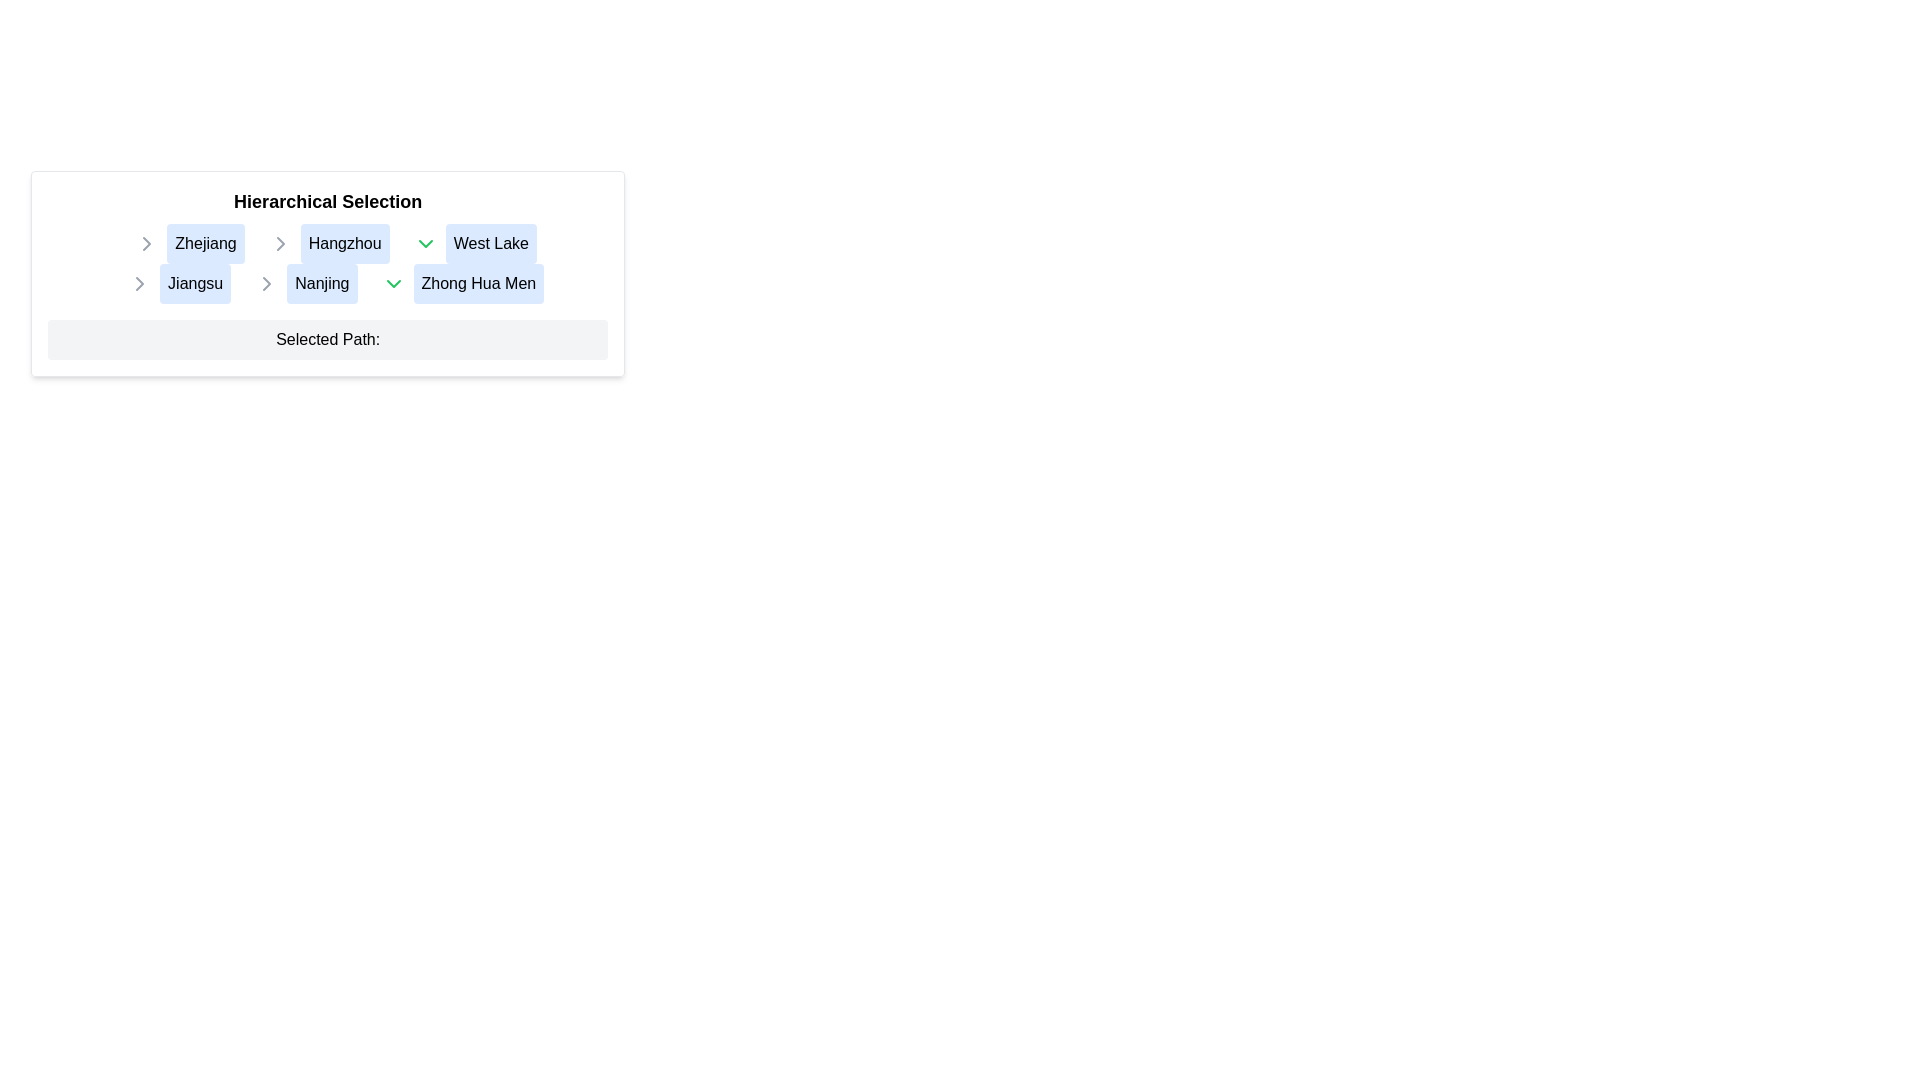  What do you see at coordinates (146, 242) in the screenshot?
I see `the chevron icon located immediately to the left of the text labeled 'Zhejiang', which serves as a visual indicator for expanding or collapsing a hierarchical element` at bounding box center [146, 242].